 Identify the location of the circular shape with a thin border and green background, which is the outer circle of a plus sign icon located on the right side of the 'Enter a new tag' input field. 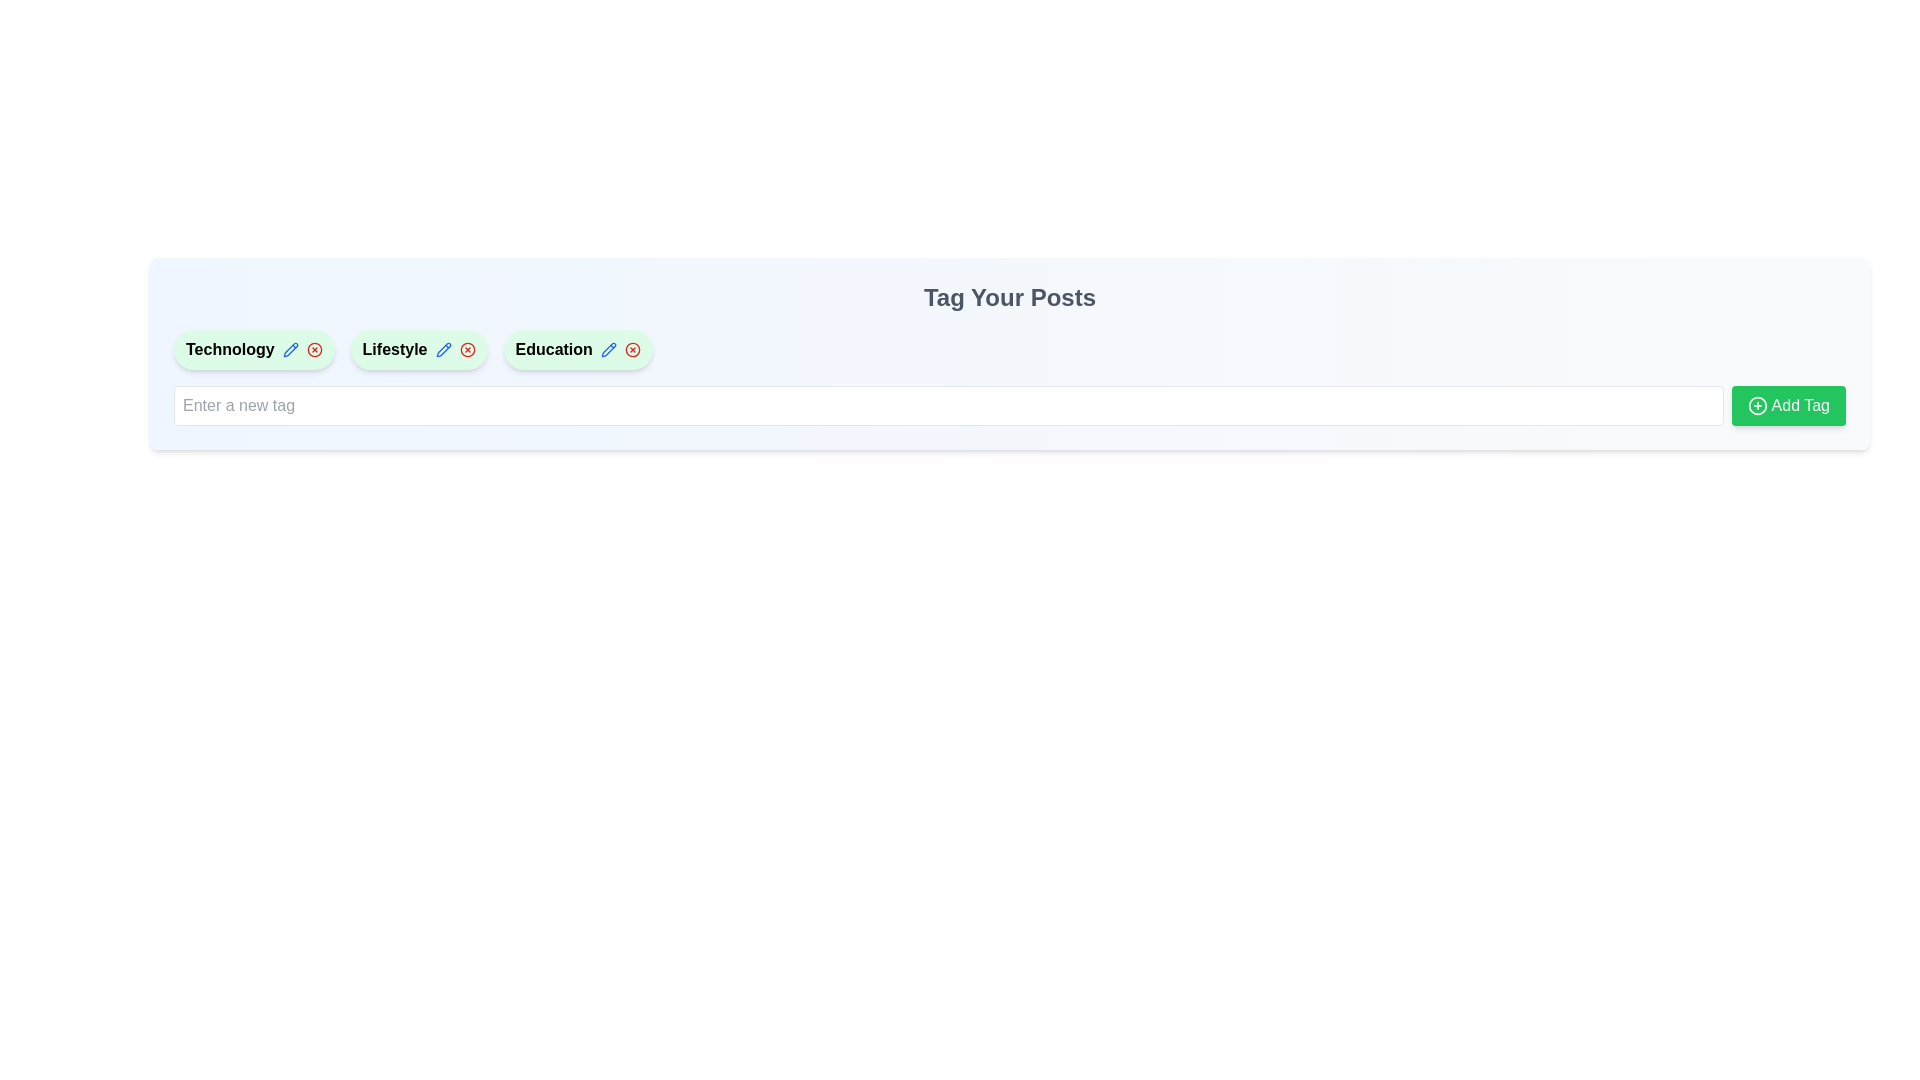
(1756, 405).